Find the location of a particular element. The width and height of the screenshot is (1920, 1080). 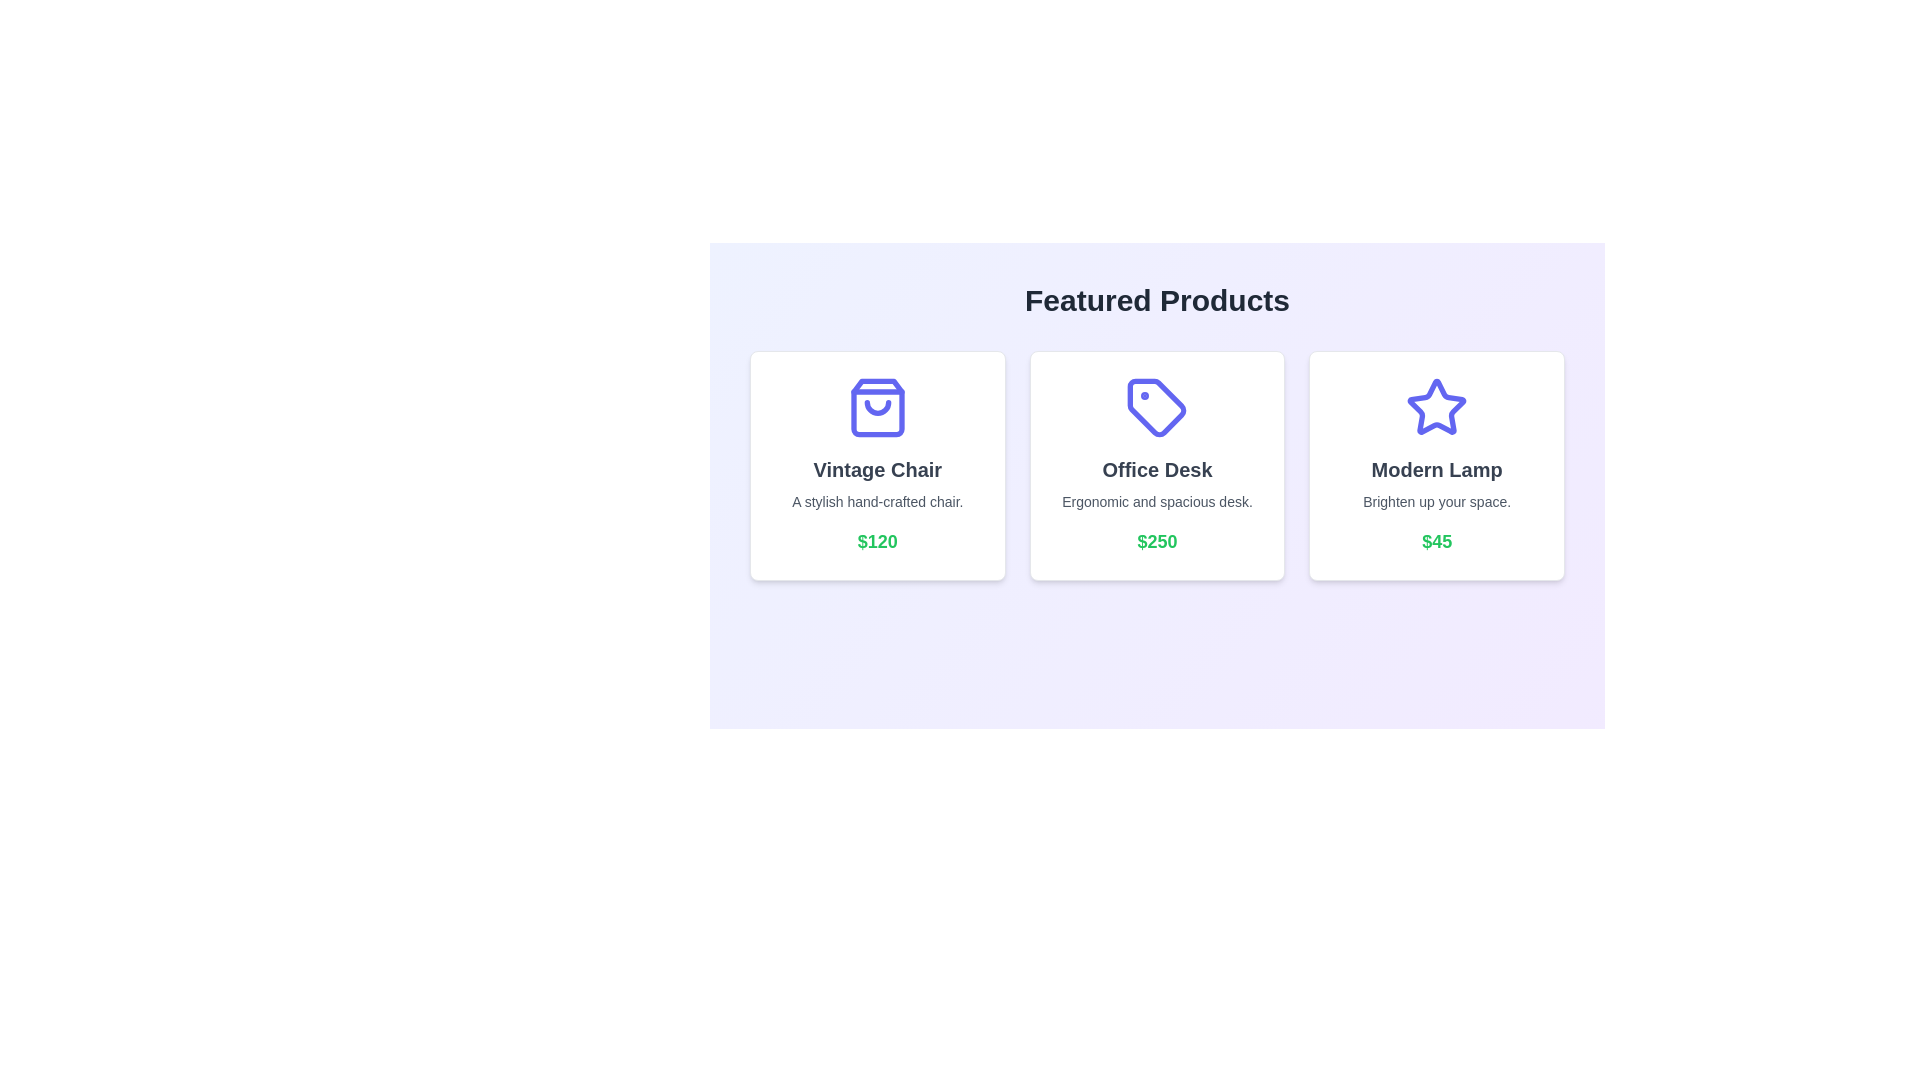

the text label that reads 'Ergonomic and spacious desk.' located under the heading 'Office Desk' is located at coordinates (1157, 500).